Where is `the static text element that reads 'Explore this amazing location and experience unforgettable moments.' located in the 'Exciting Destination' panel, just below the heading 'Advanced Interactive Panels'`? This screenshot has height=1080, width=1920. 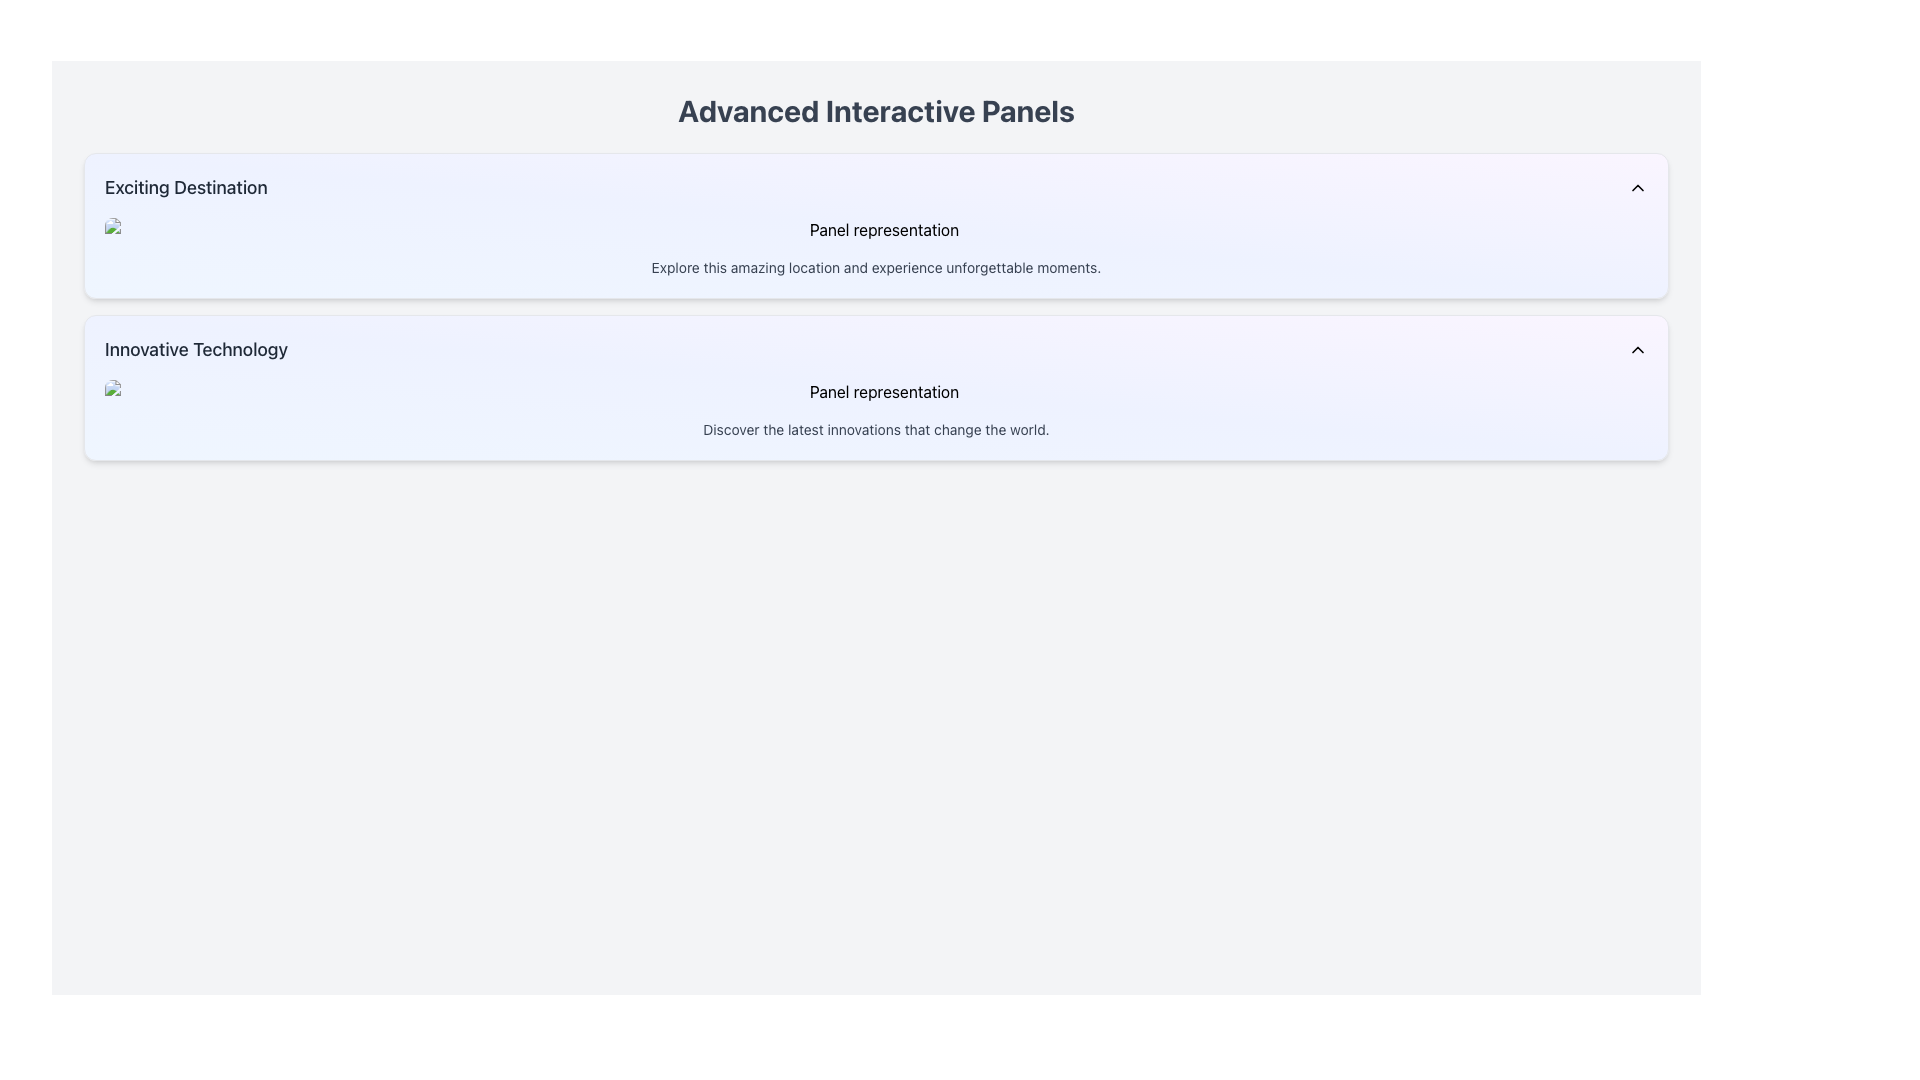 the static text element that reads 'Explore this amazing location and experience unforgettable moments.' located in the 'Exciting Destination' panel, just below the heading 'Advanced Interactive Panels' is located at coordinates (876, 266).